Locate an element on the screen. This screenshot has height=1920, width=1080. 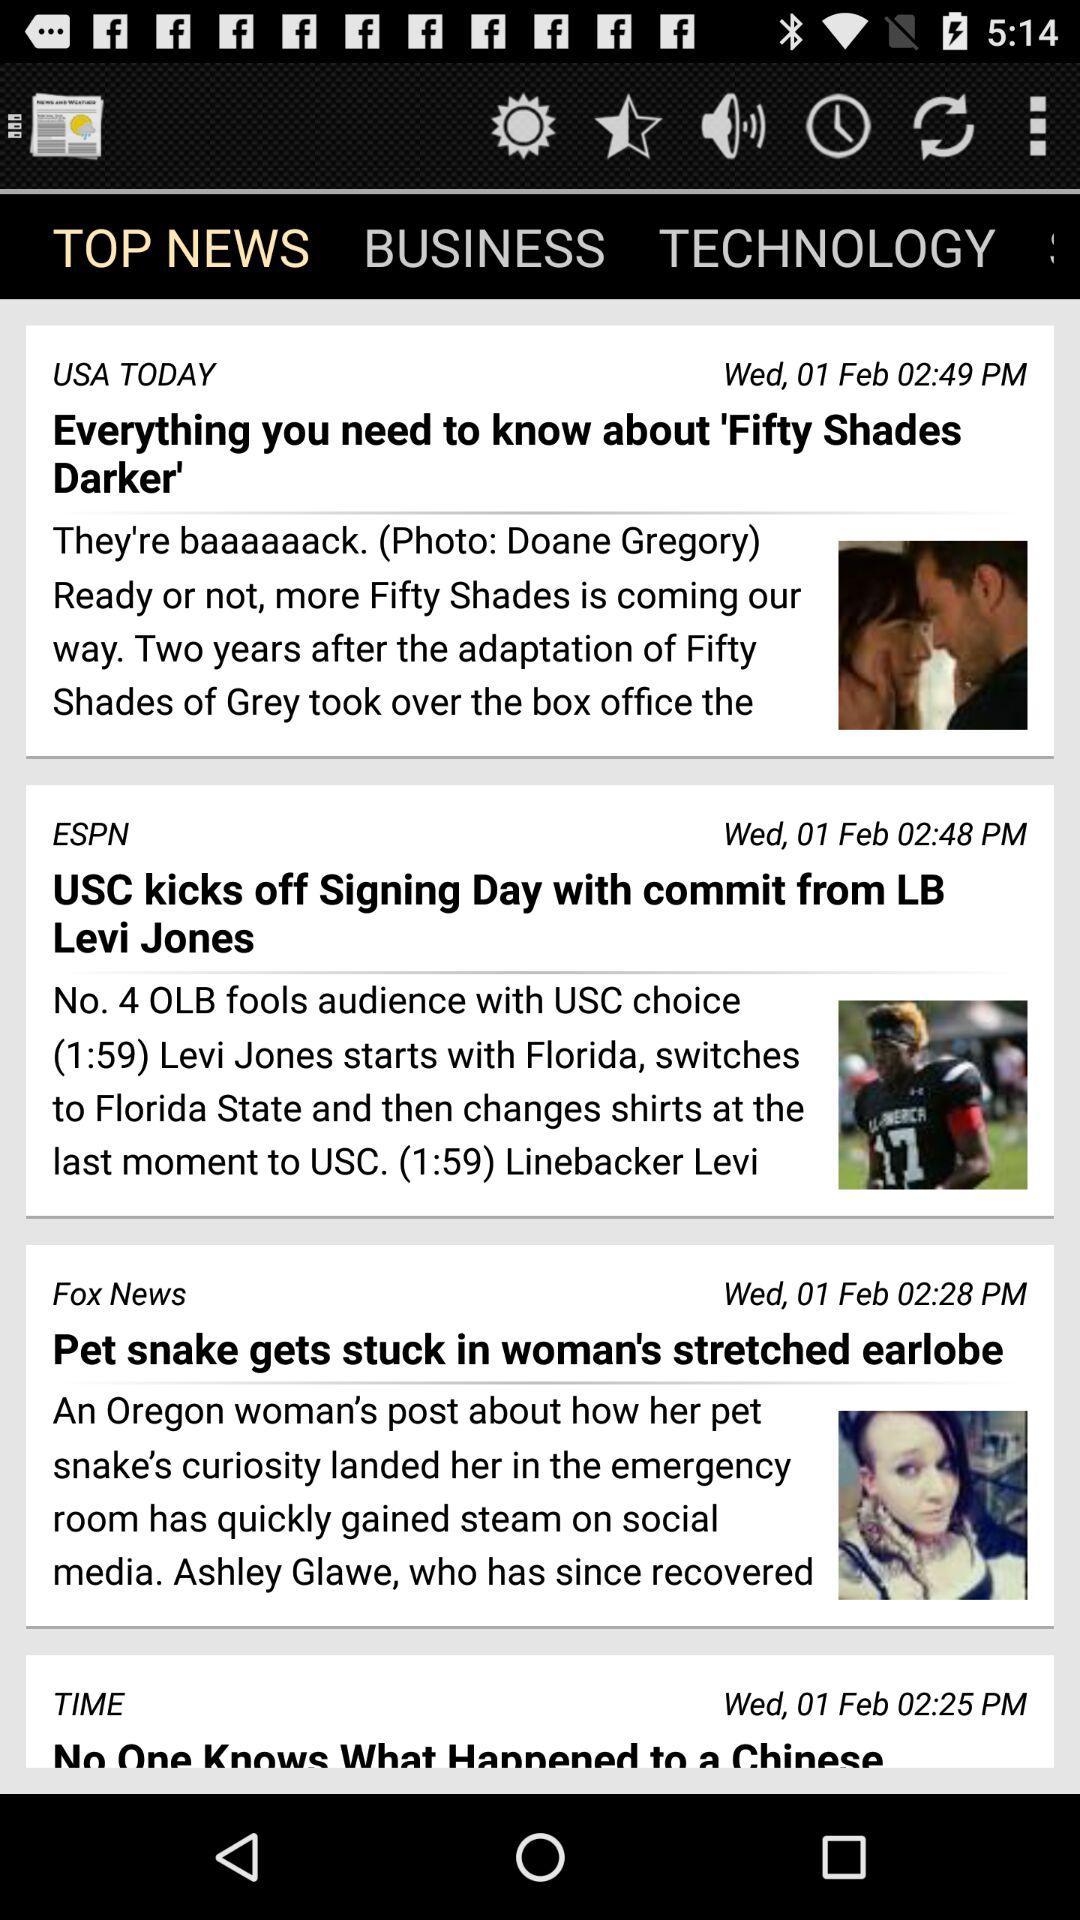
settings is located at coordinates (522, 124).